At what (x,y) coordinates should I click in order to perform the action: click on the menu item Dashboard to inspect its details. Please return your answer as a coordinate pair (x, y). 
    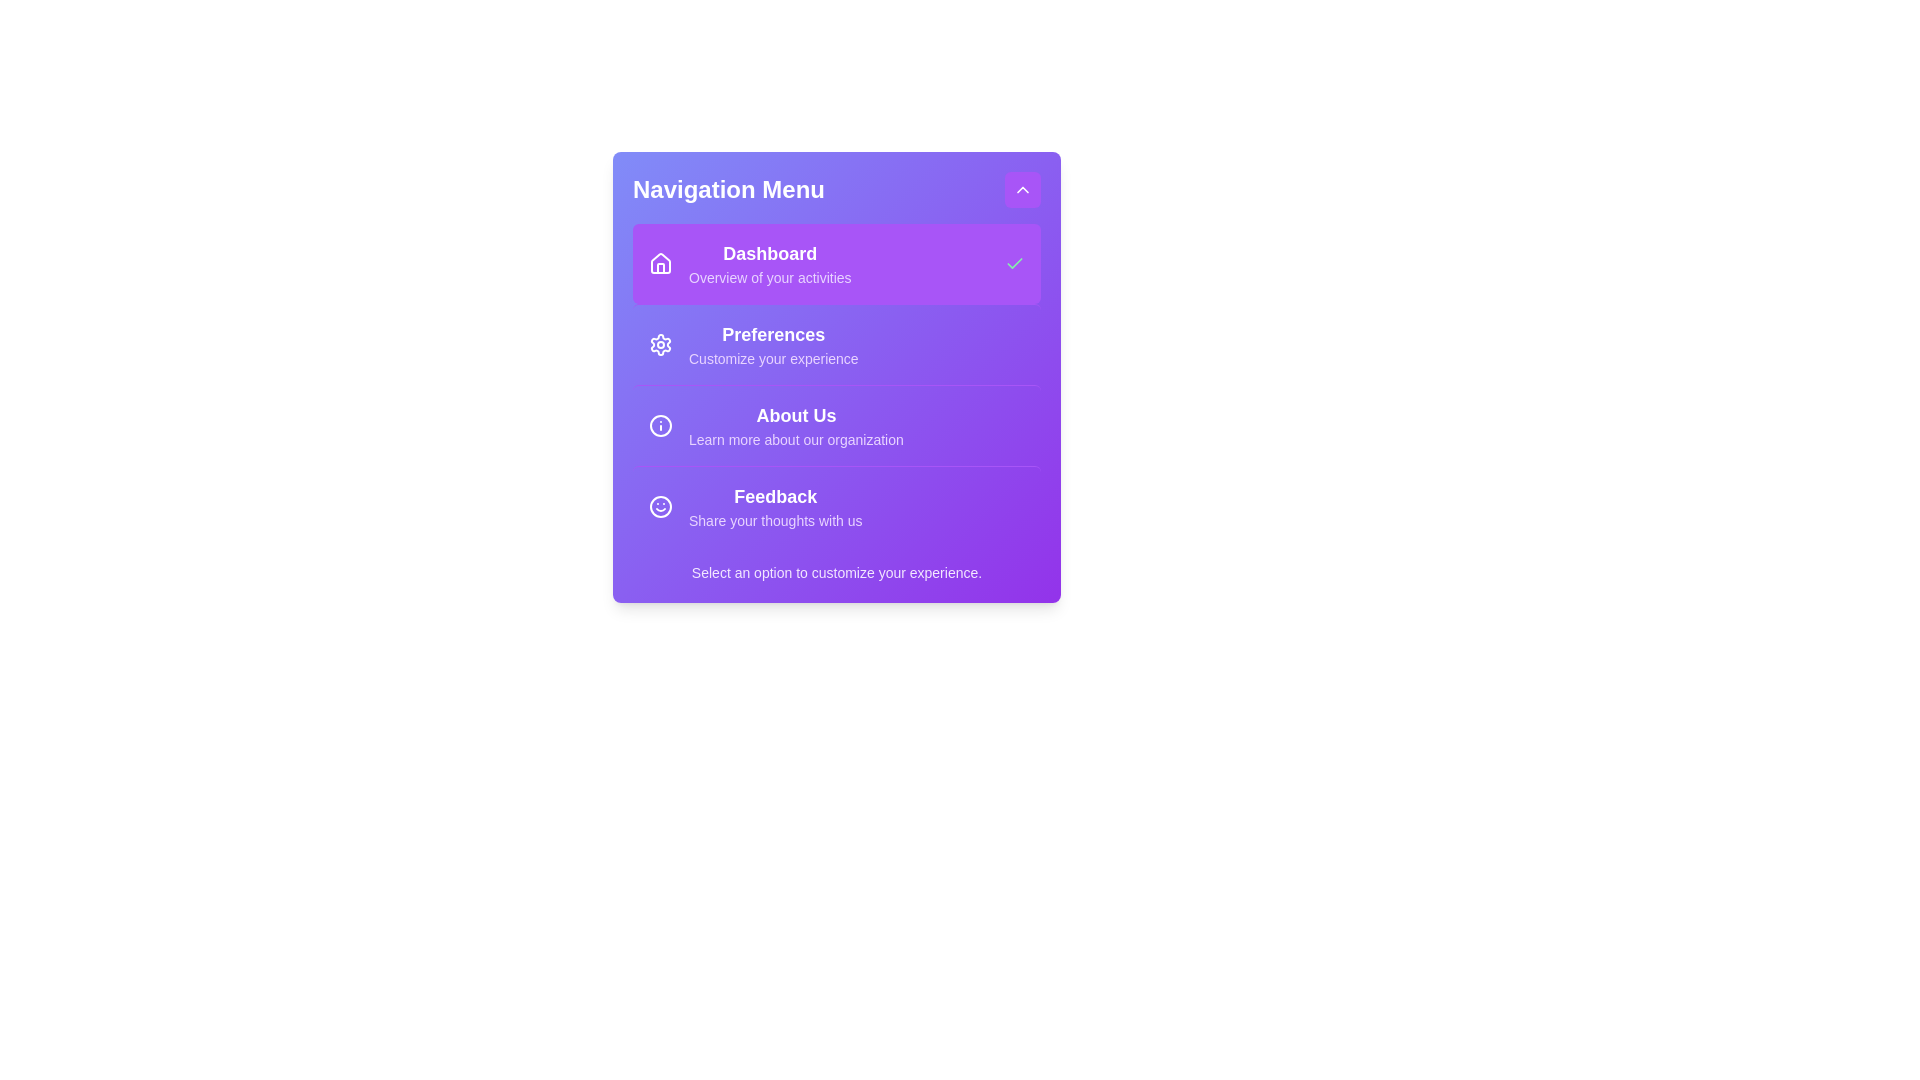
    Looking at the image, I should click on (836, 262).